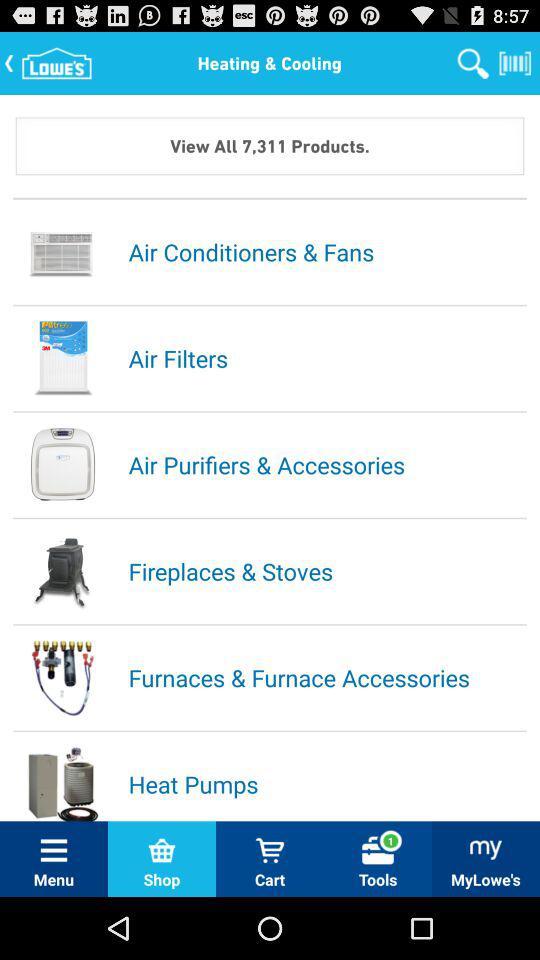 This screenshot has height=960, width=540. Describe the element at coordinates (270, 144) in the screenshot. I see `the view all 7` at that location.